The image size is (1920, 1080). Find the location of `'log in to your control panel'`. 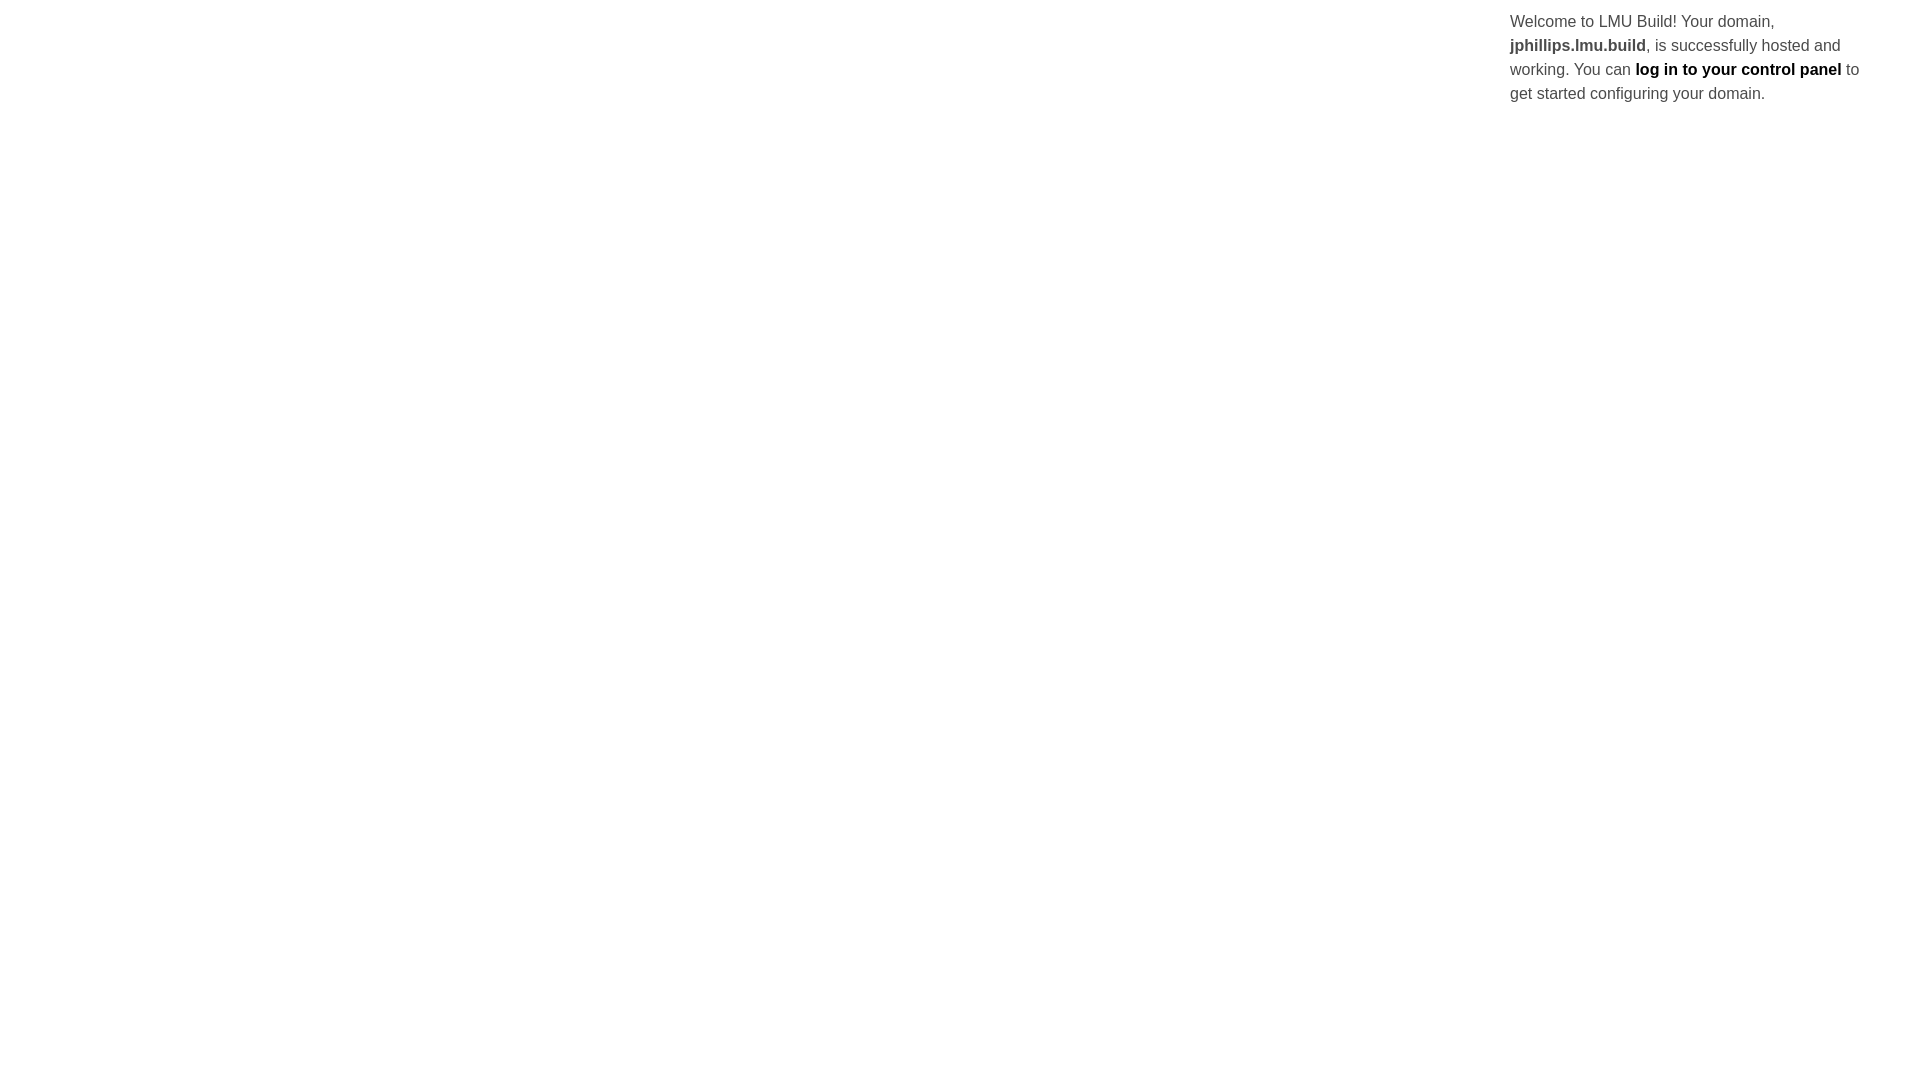

'log in to your control panel' is located at coordinates (1736, 68).